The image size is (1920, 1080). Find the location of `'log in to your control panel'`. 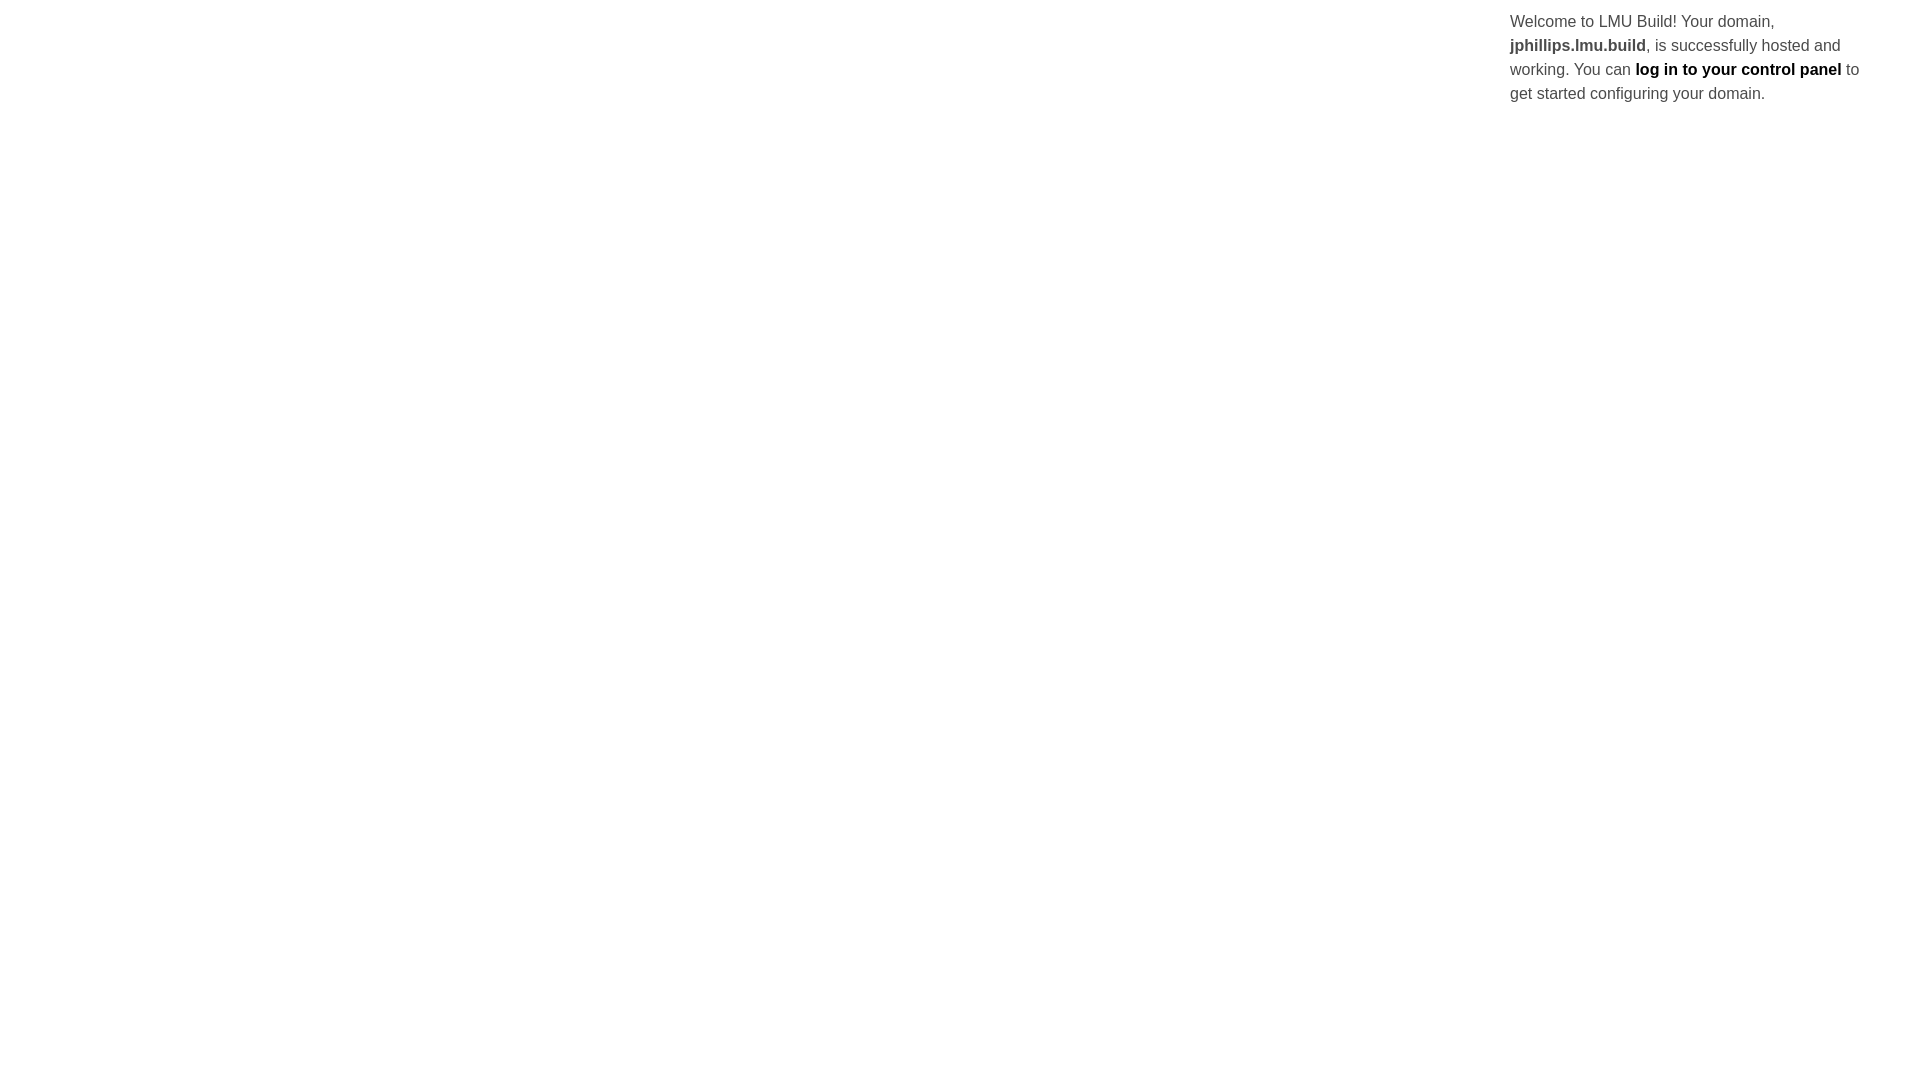

'log in to your control panel' is located at coordinates (1736, 68).